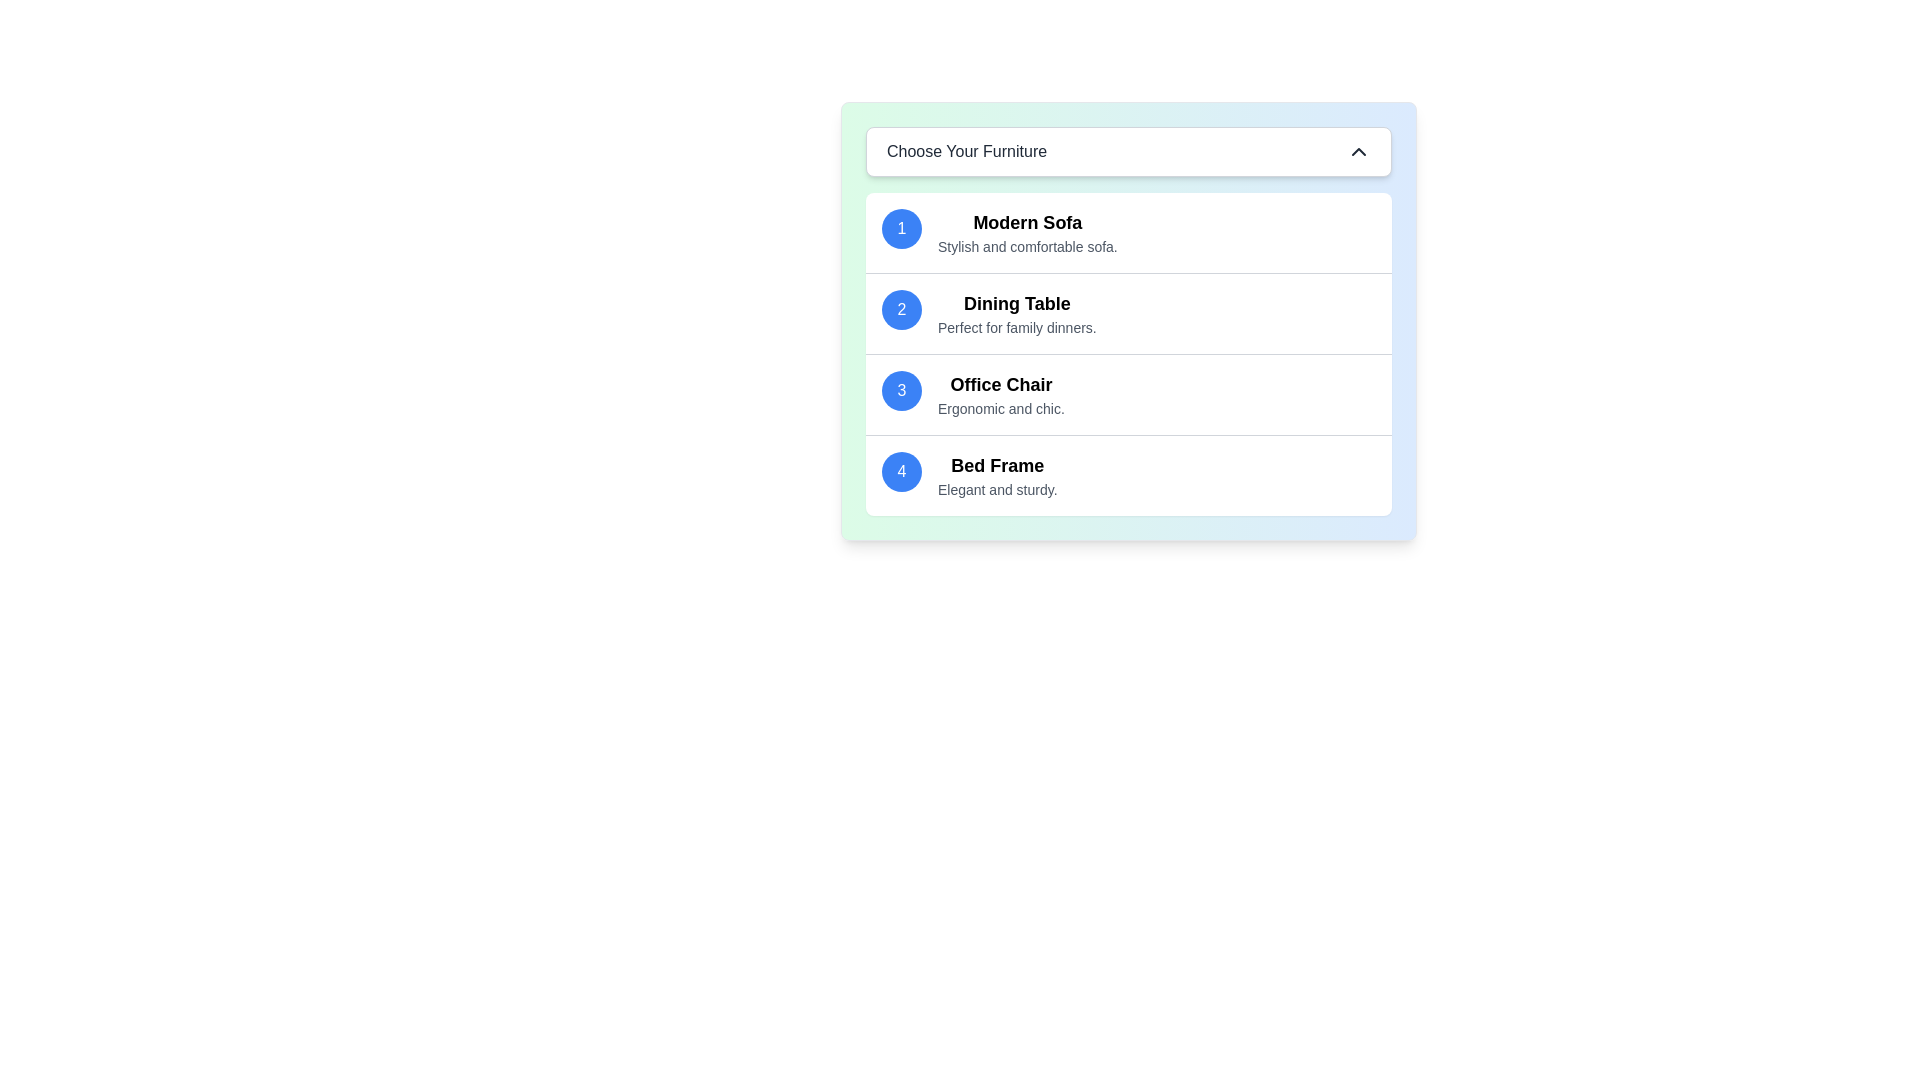 Image resolution: width=1920 pixels, height=1080 pixels. Describe the element at coordinates (901, 309) in the screenshot. I see `the first badge or label to the left of the text 'Dining Table' in the second item of the vertically listed menu` at that location.